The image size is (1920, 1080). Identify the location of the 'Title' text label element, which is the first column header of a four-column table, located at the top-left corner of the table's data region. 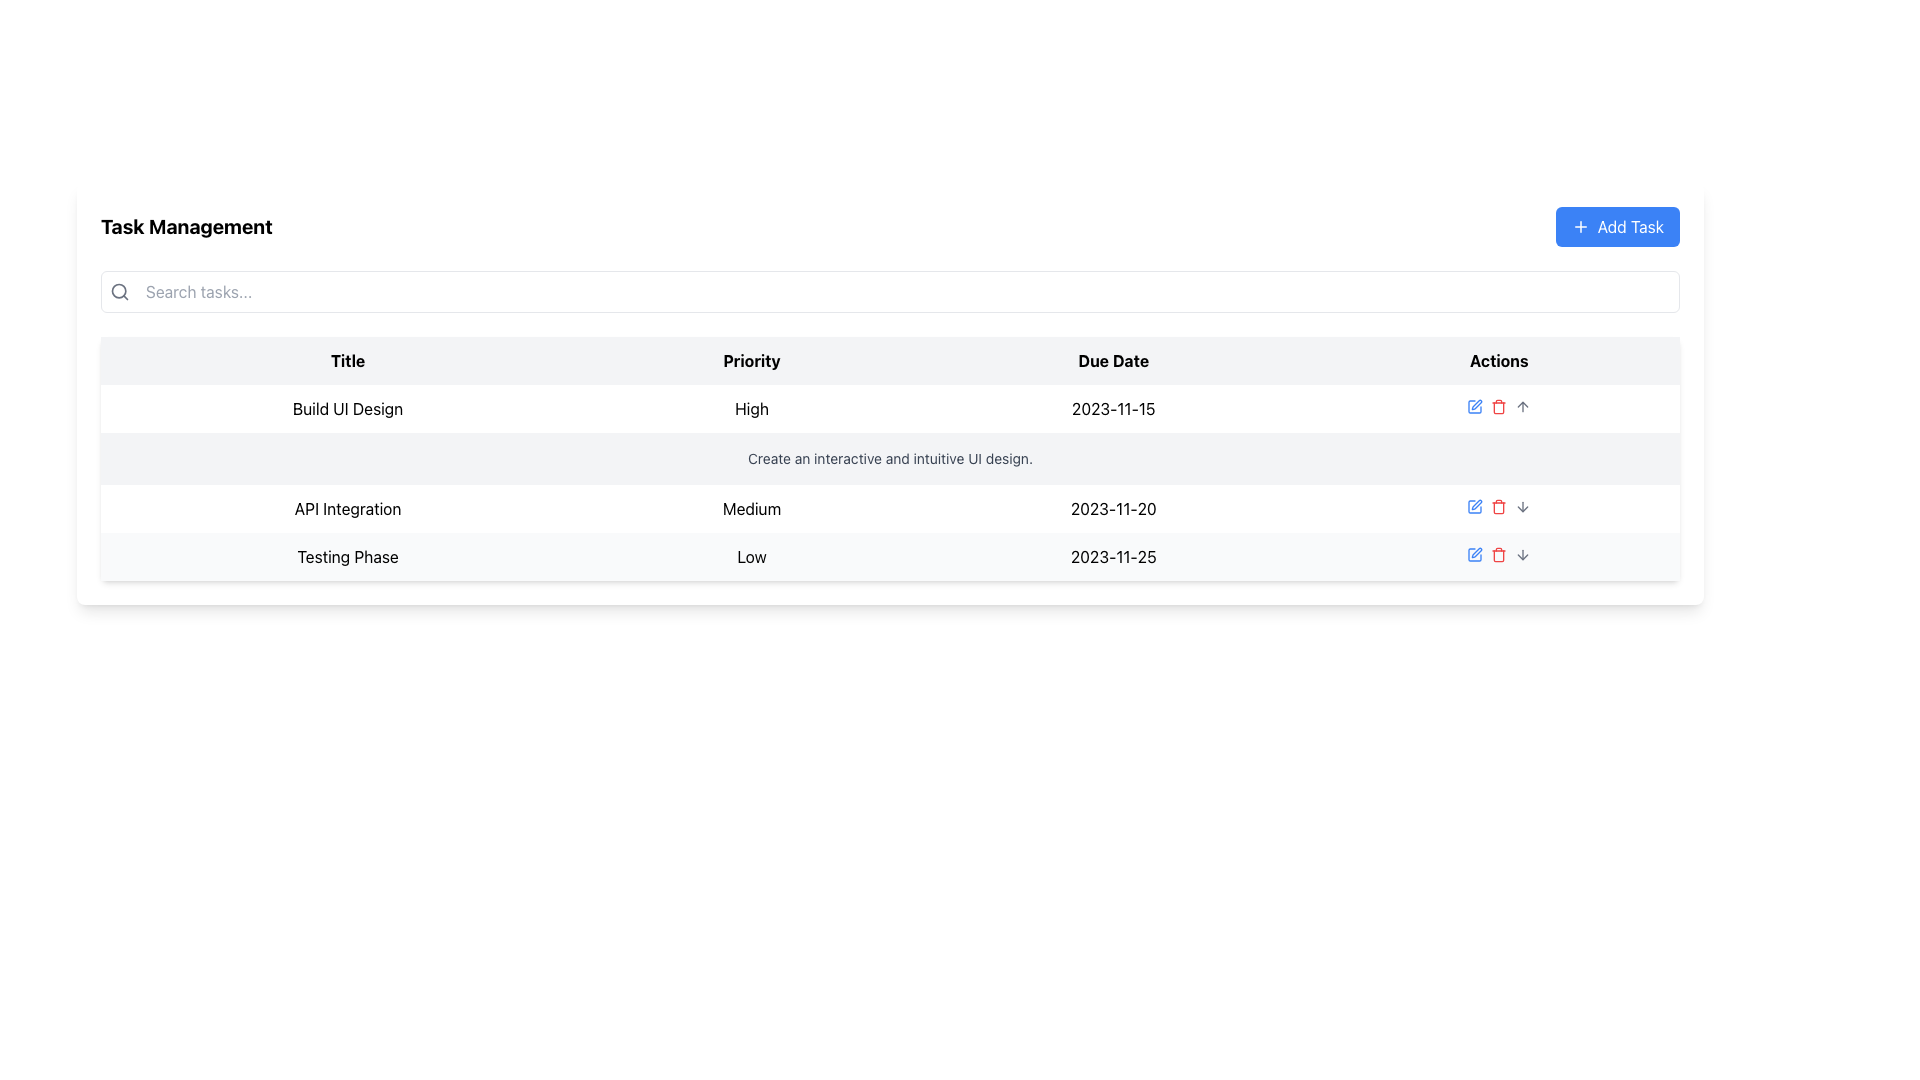
(348, 361).